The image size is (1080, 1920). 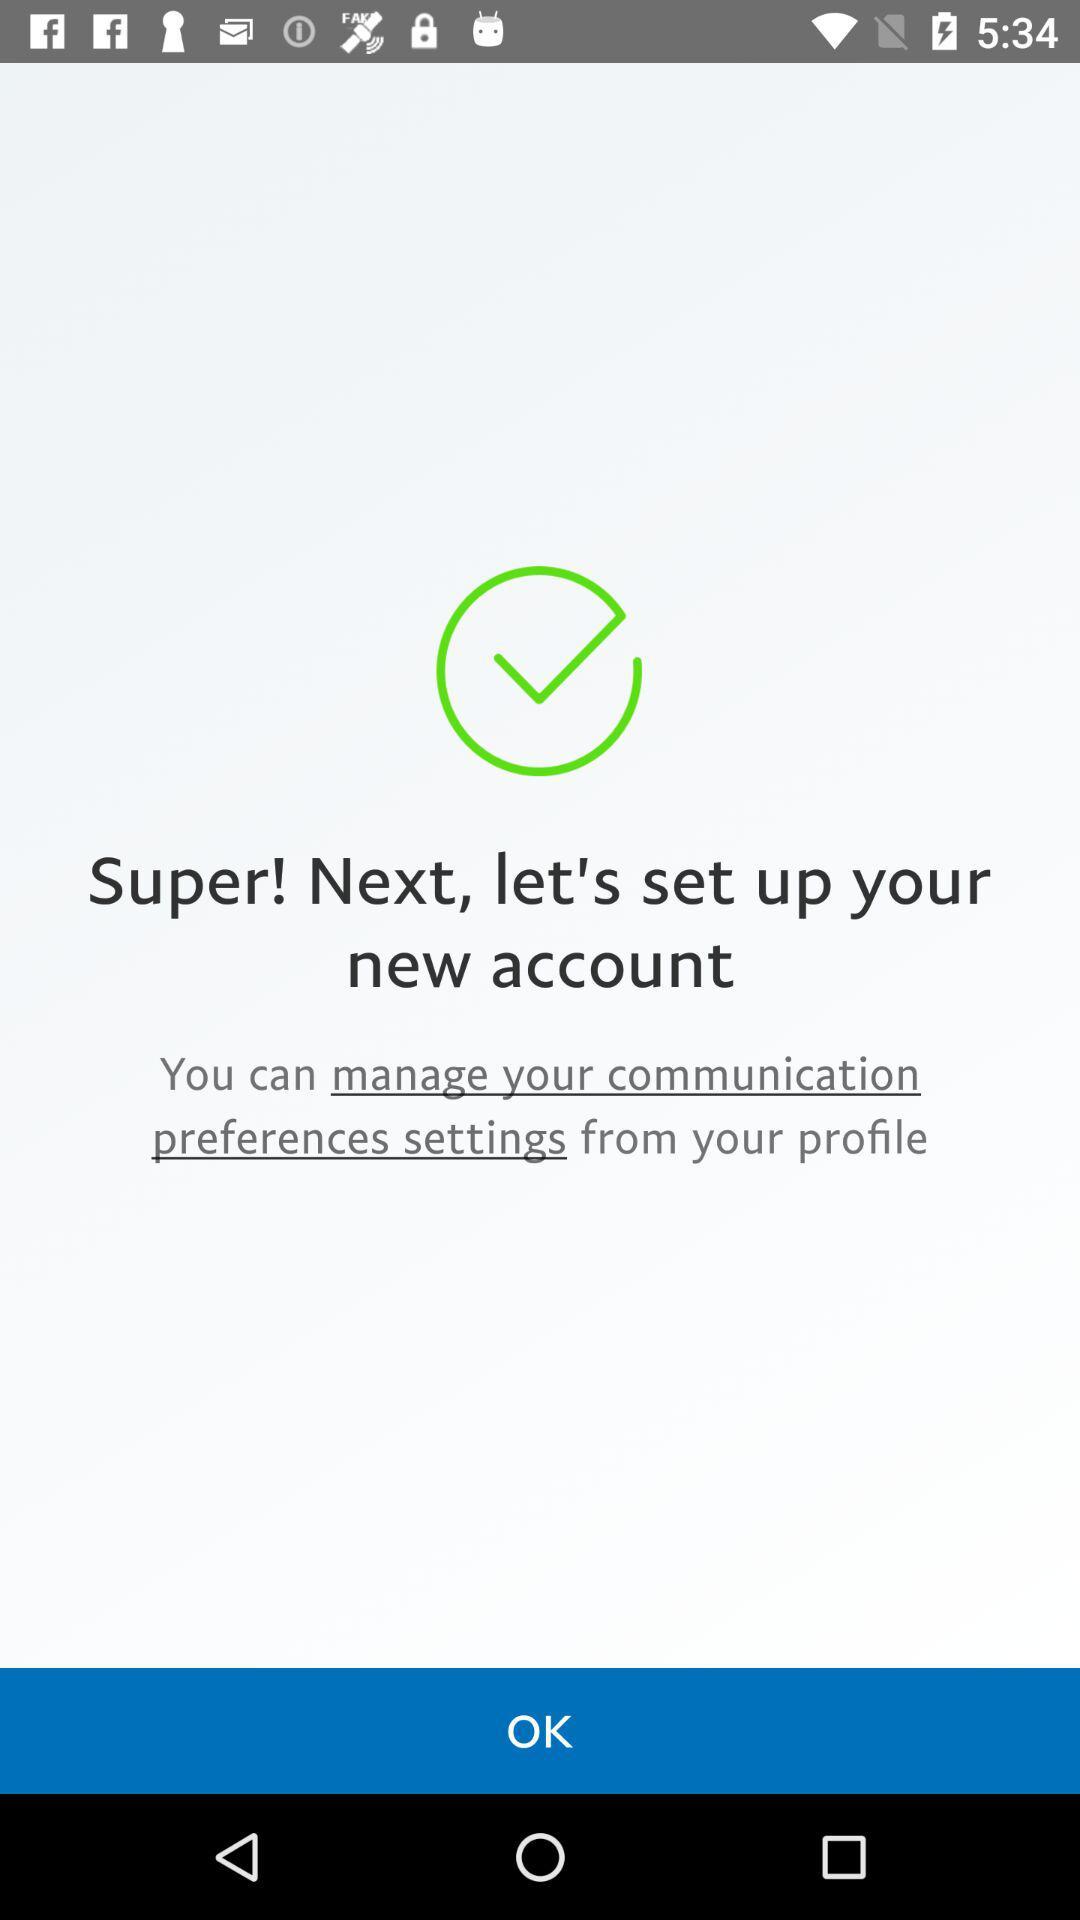 What do you see at coordinates (540, 1103) in the screenshot?
I see `the item below super next let icon` at bounding box center [540, 1103].